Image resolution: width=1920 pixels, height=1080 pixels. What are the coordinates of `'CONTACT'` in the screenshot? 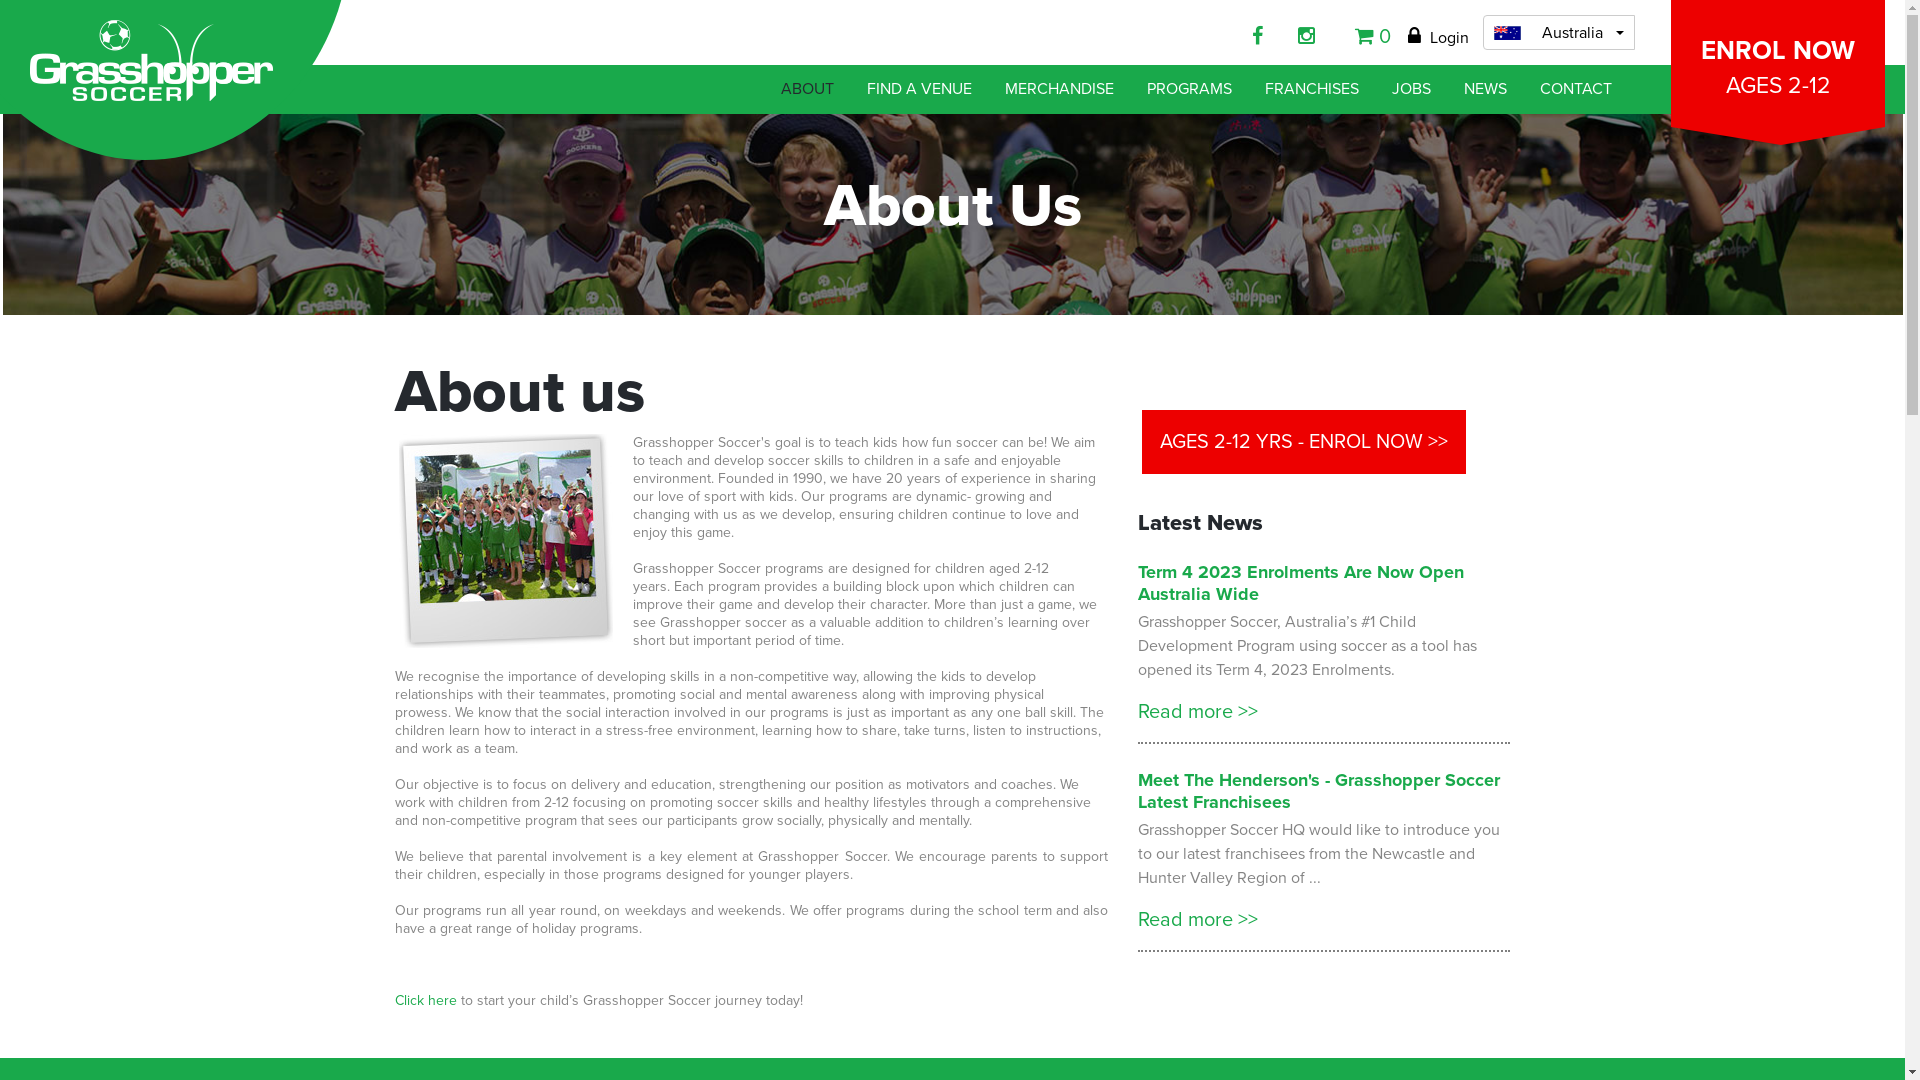 It's located at (1574, 88).